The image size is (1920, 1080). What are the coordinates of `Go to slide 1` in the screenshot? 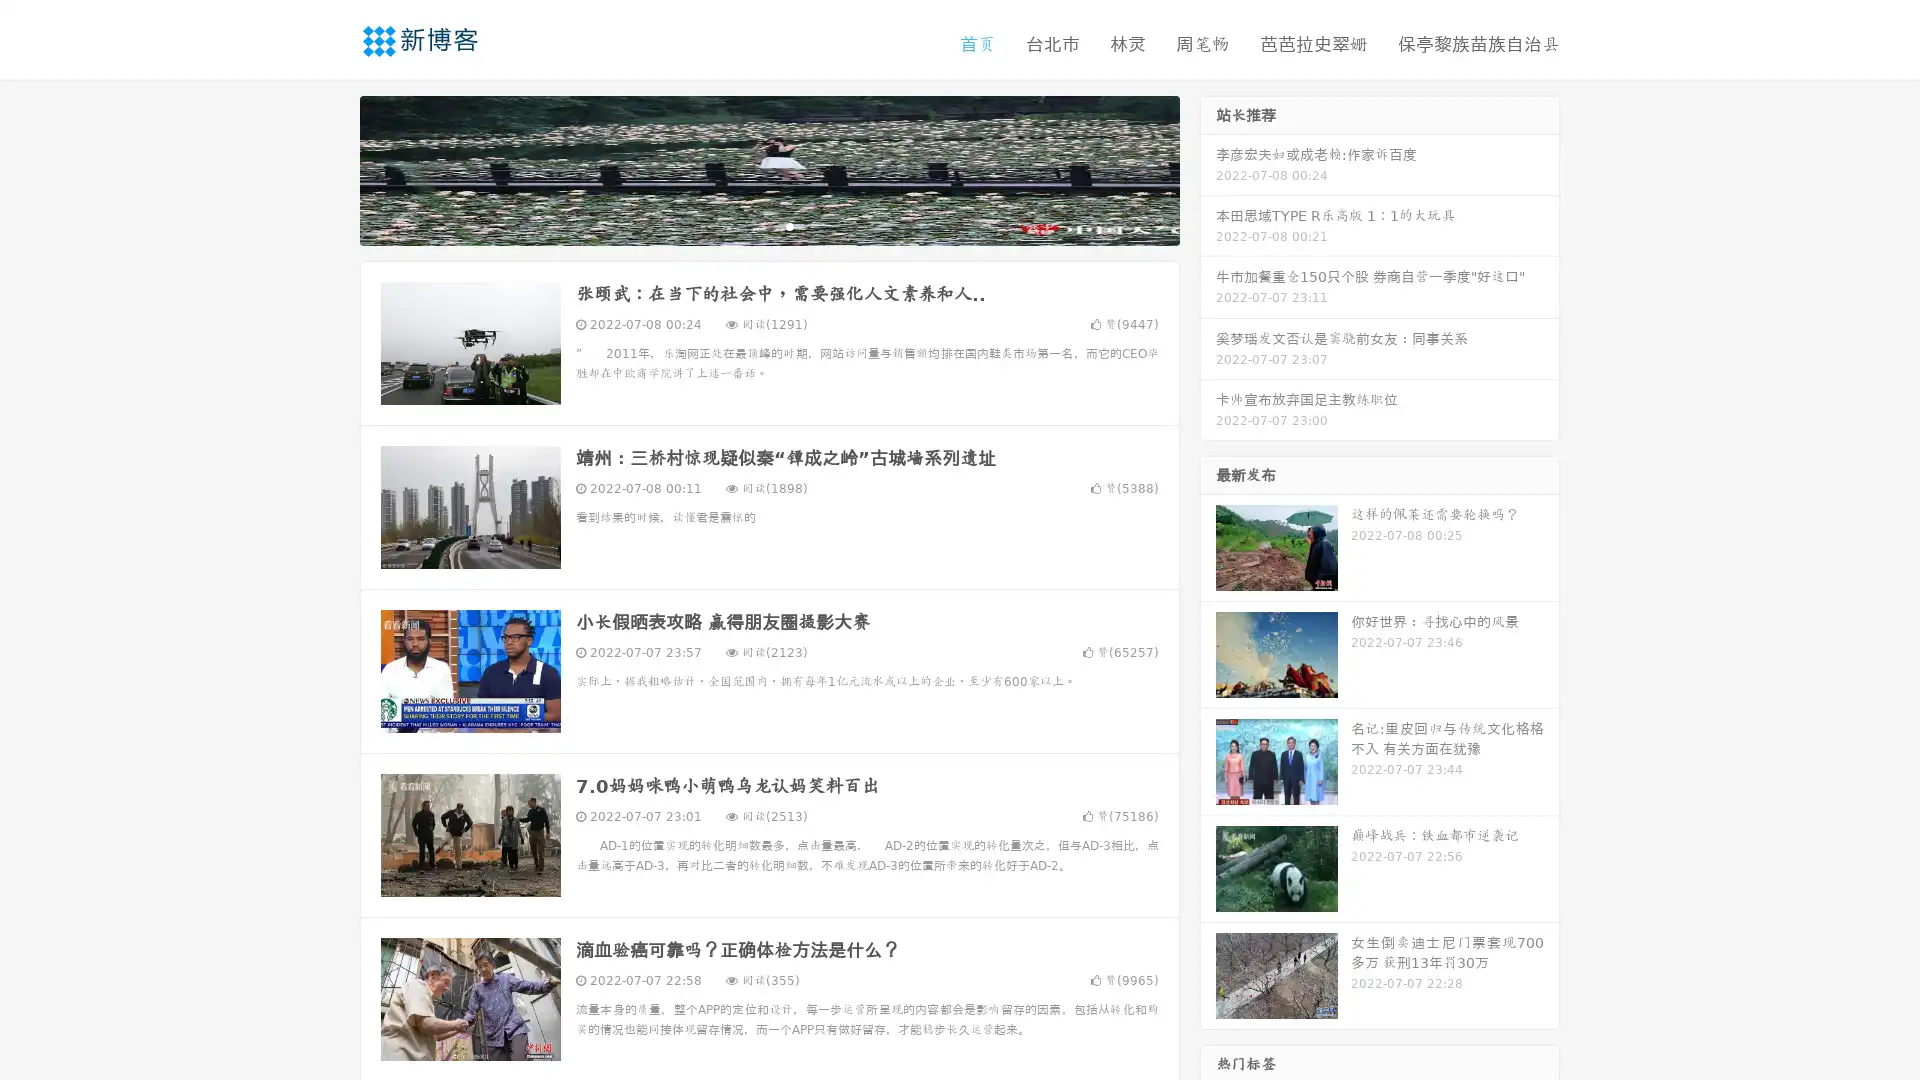 It's located at (748, 225).